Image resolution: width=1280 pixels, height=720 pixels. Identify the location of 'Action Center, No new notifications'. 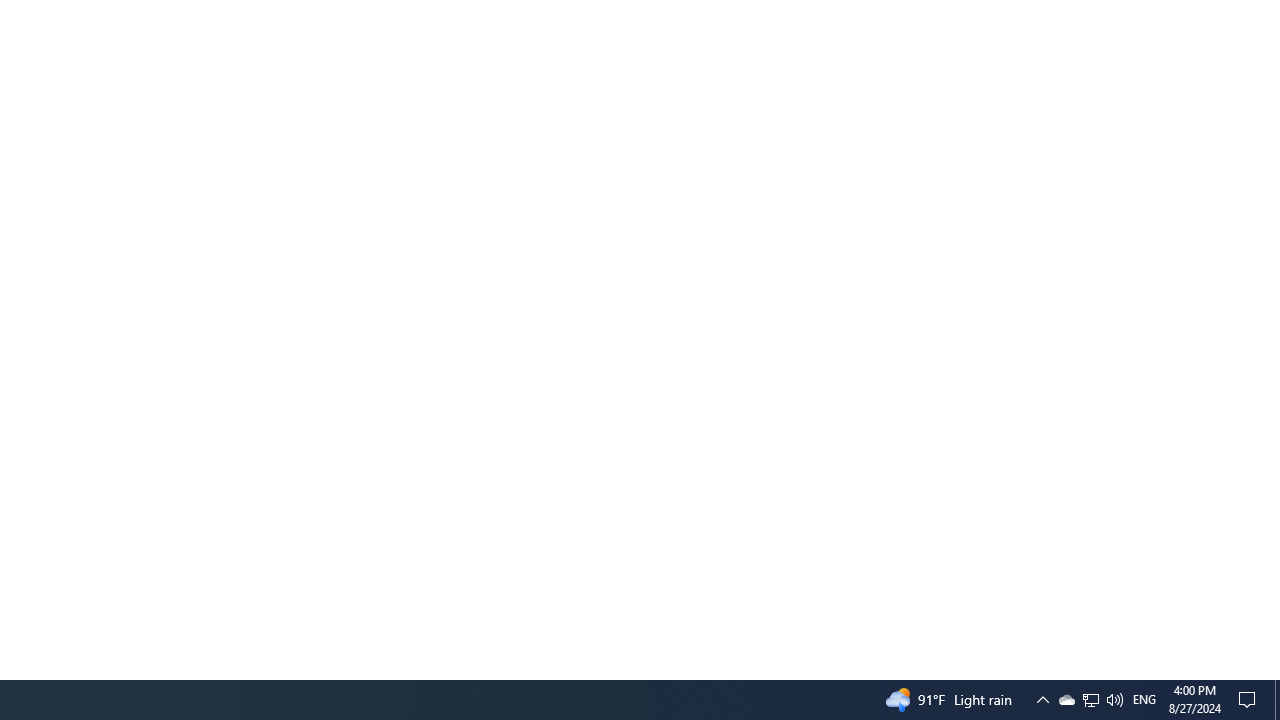
(1250, 698).